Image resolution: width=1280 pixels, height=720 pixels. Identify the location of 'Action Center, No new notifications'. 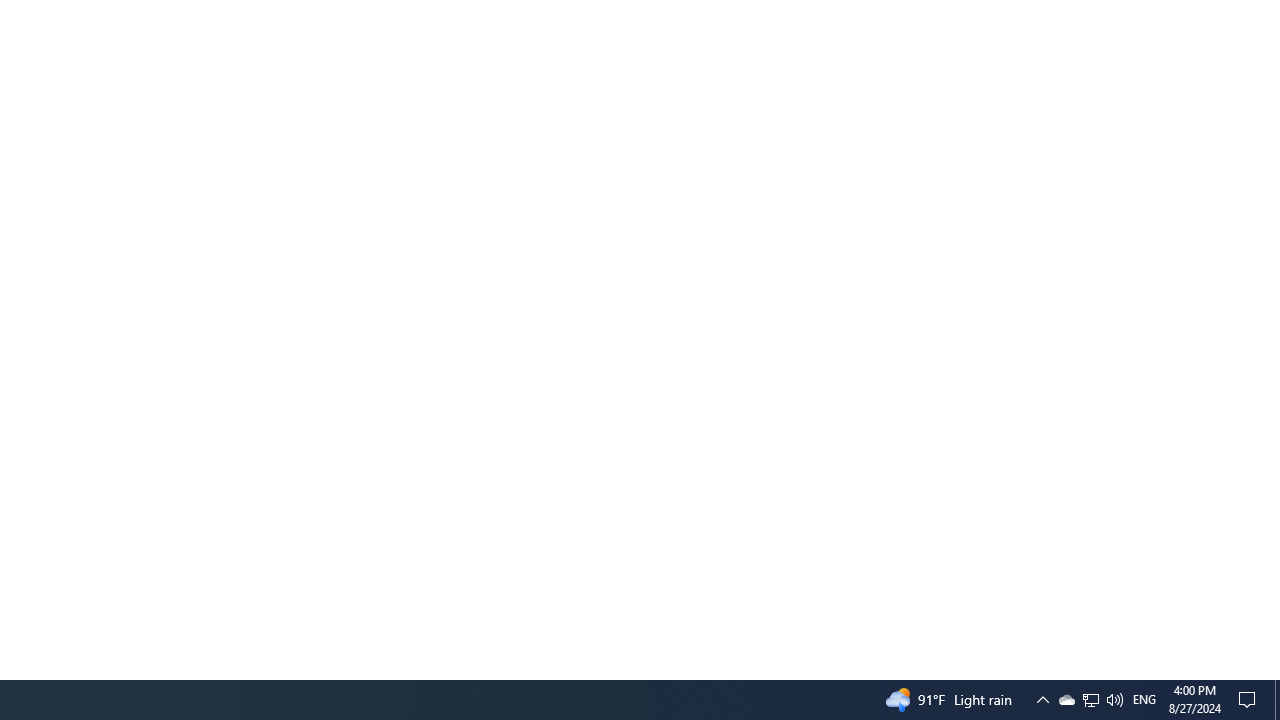
(1250, 698).